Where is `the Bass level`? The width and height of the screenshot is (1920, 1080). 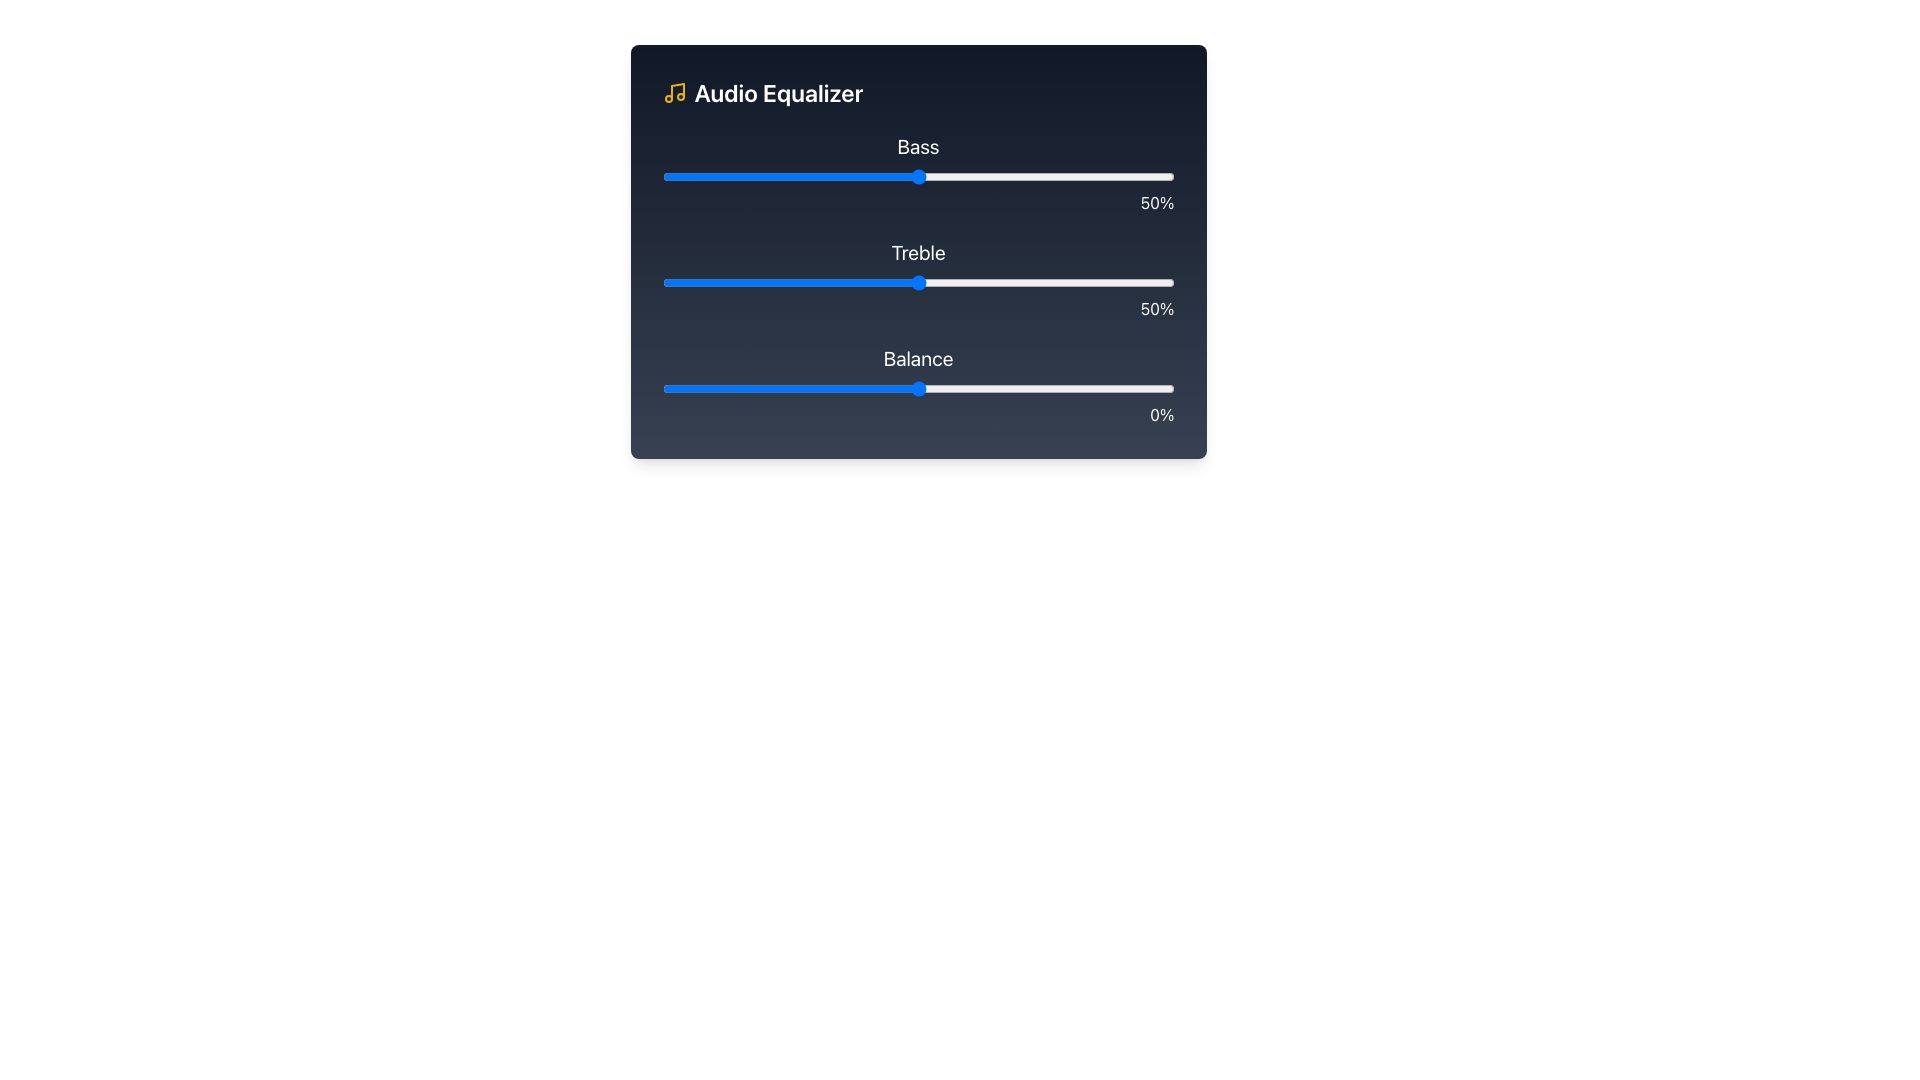
the Bass level is located at coordinates (800, 176).